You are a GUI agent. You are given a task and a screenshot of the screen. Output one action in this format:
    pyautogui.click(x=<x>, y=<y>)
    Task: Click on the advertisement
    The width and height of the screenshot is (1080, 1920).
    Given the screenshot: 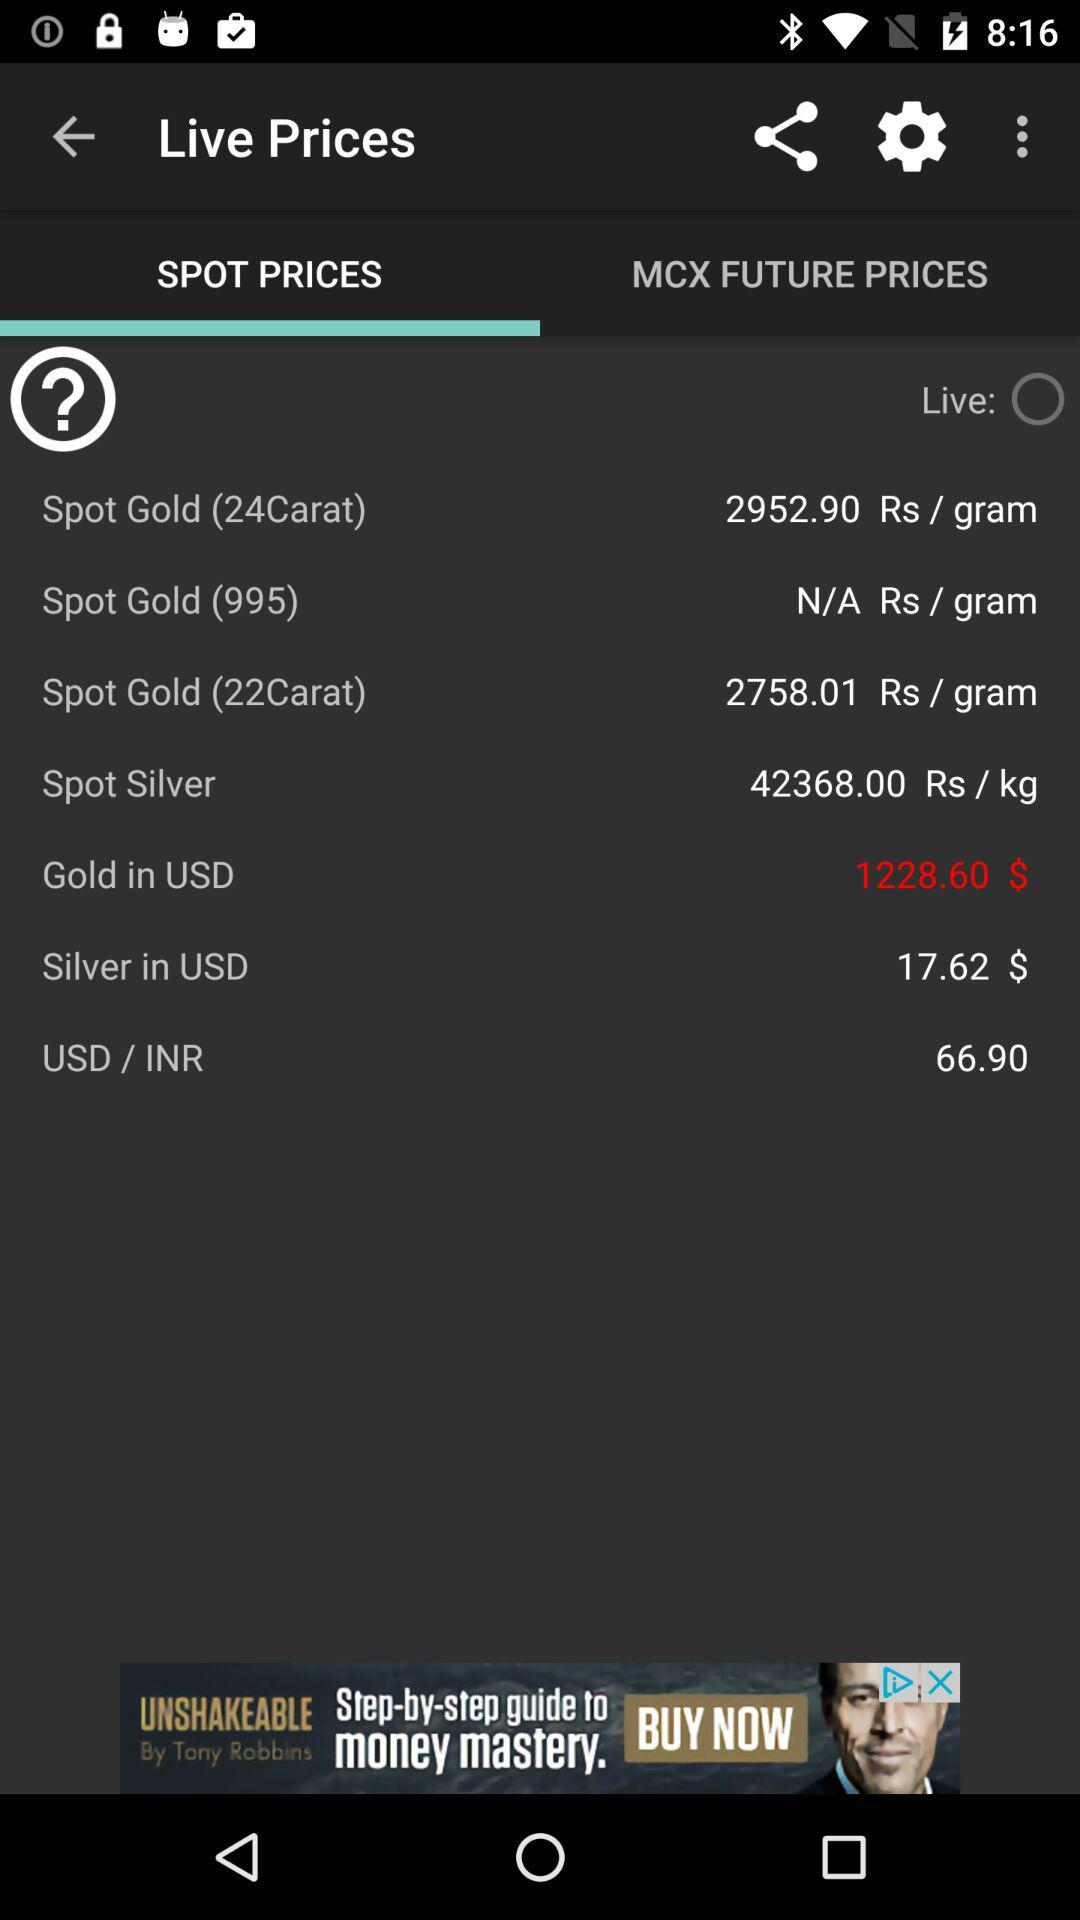 What is the action you would take?
    pyautogui.click(x=540, y=1727)
    